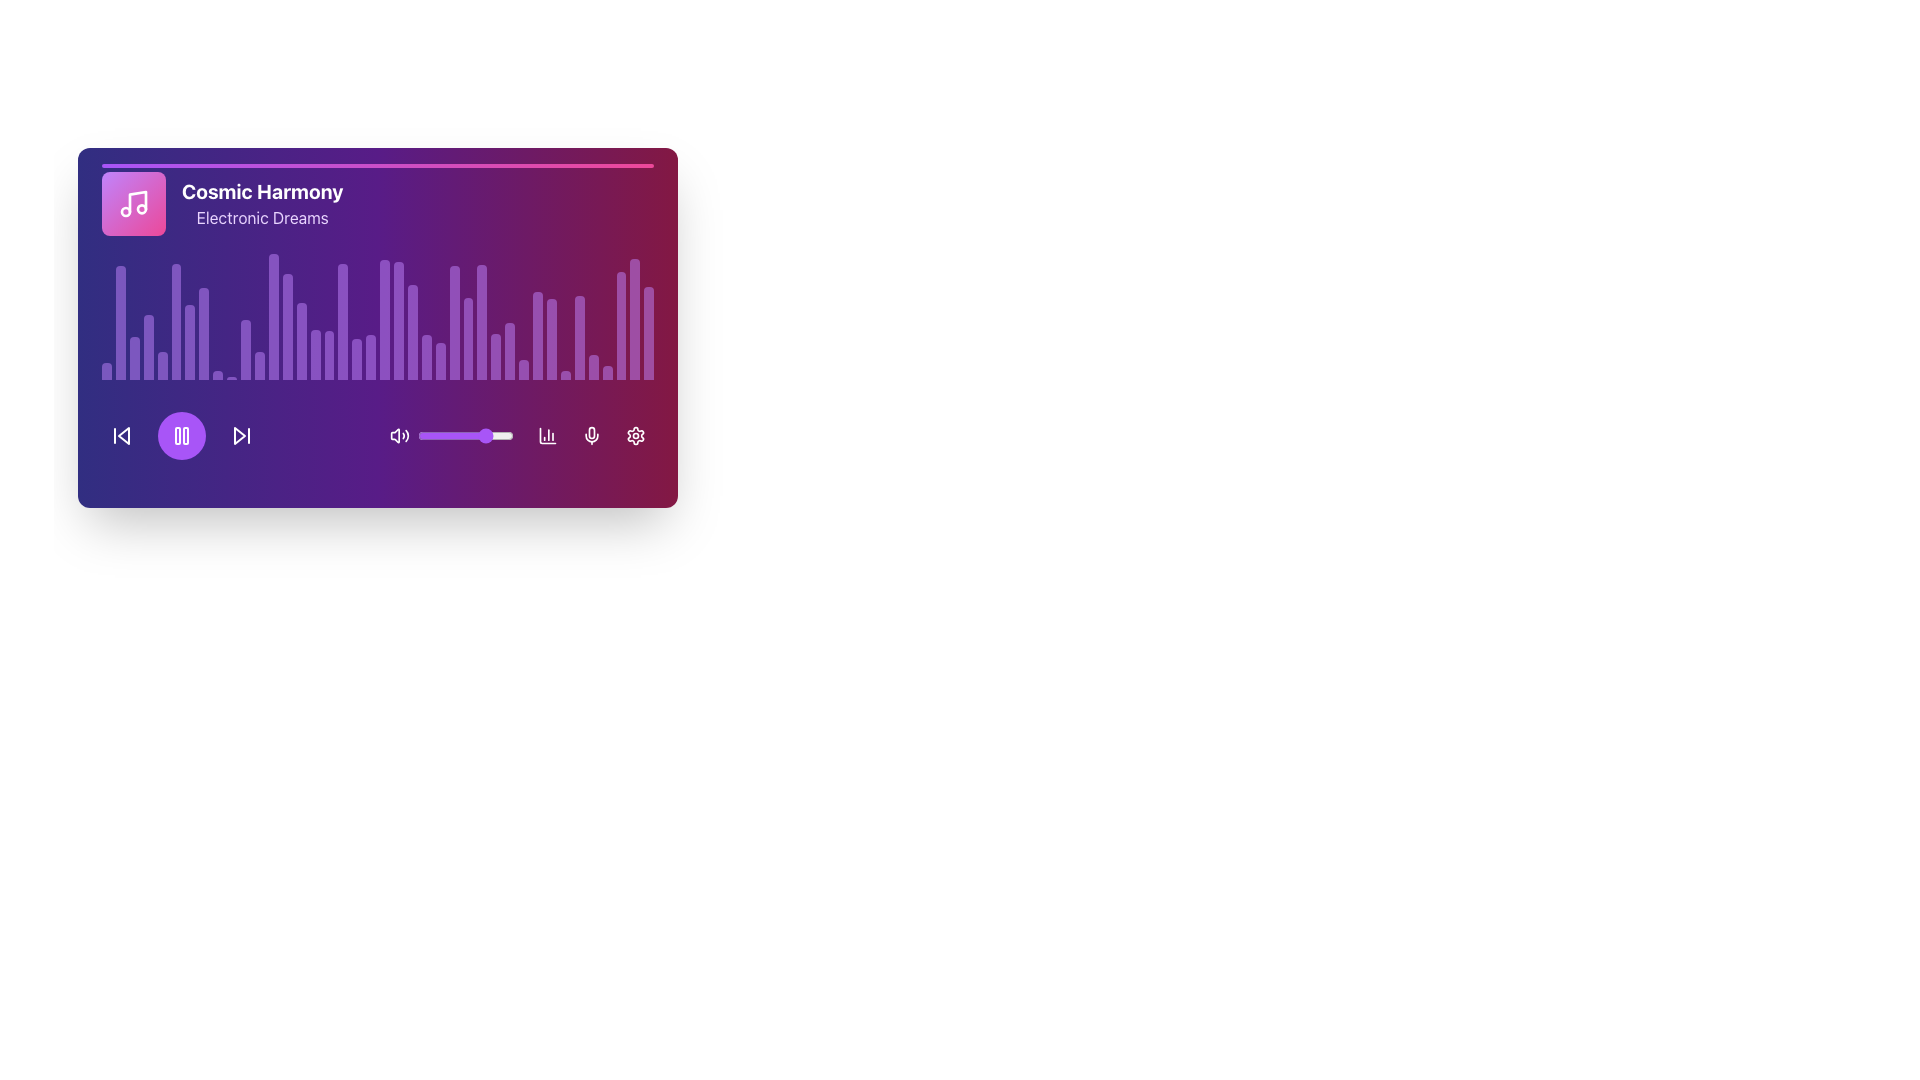  I want to click on the music icon located in the top-left section of the media control interface, which is positioned to the left of the text 'Cosmic Harmony.', so click(133, 204).